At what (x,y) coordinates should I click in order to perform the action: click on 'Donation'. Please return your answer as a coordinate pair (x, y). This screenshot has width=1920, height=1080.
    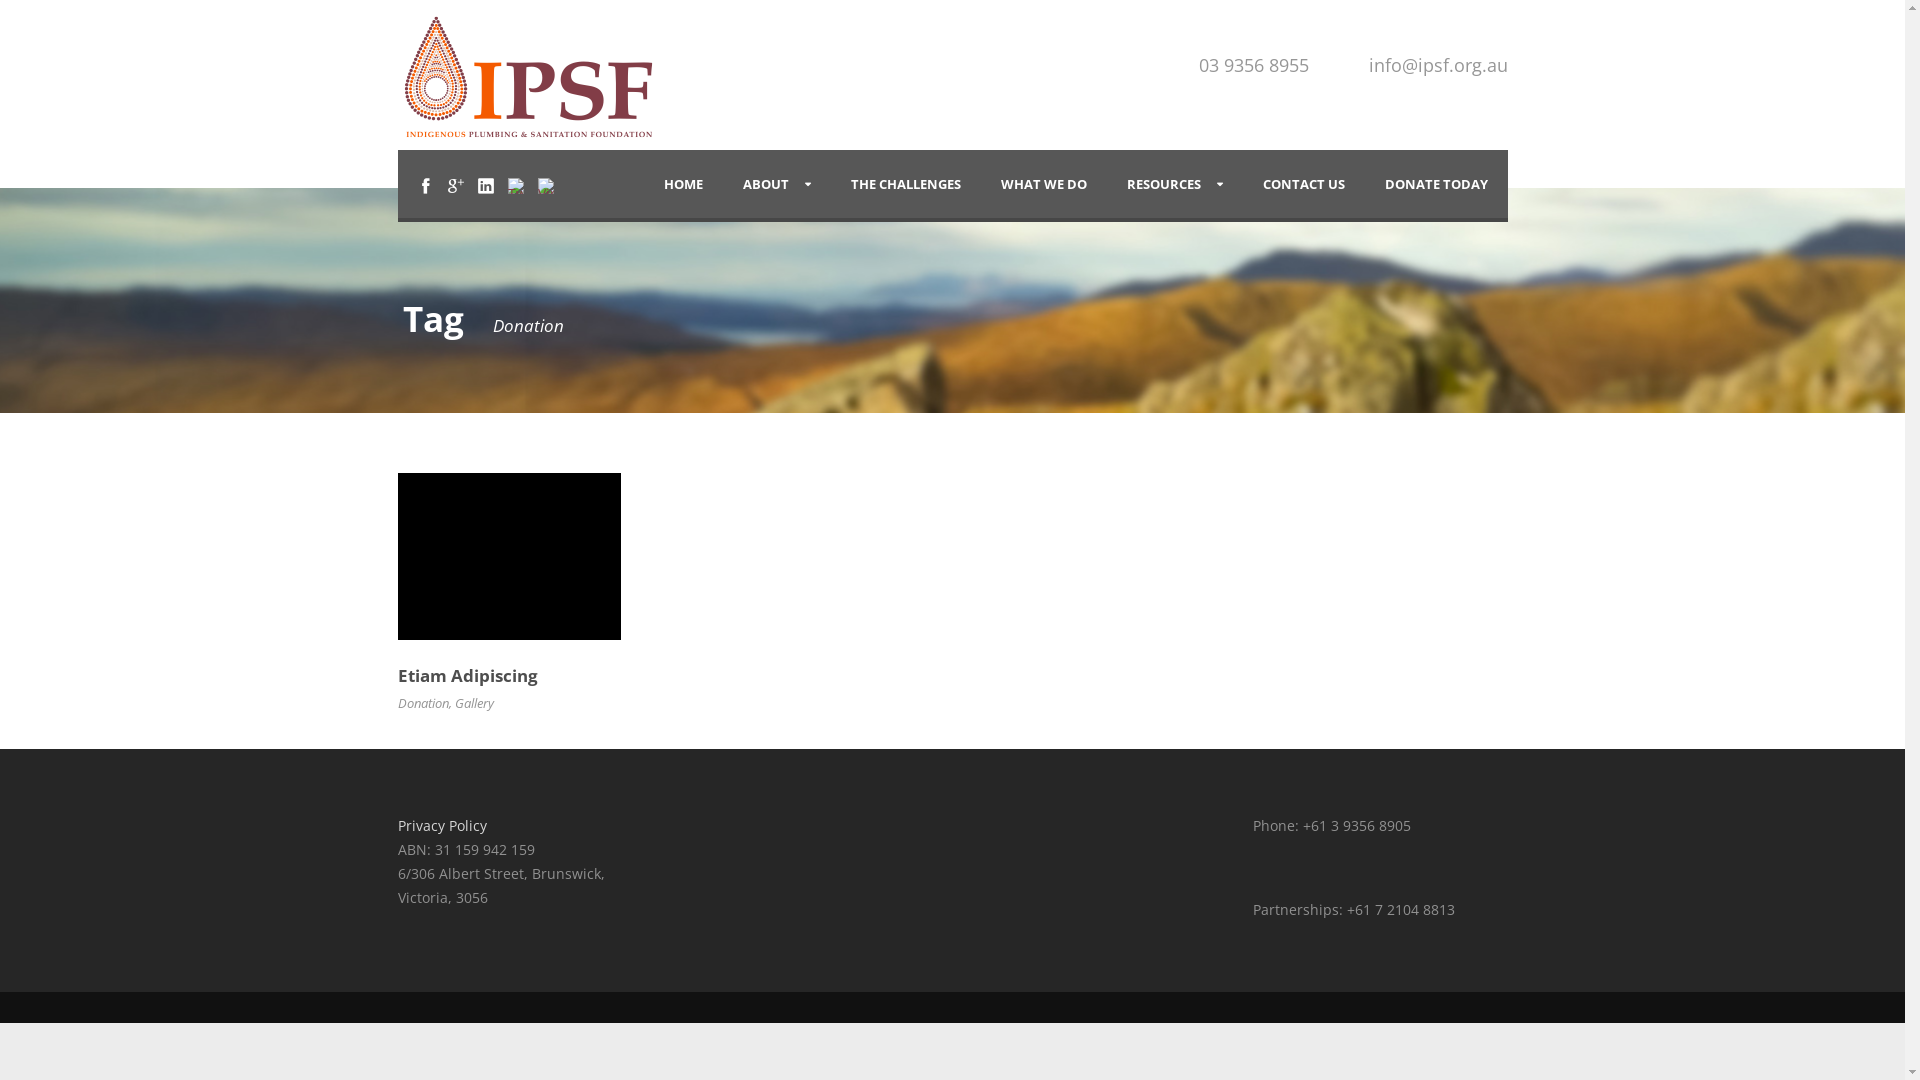
    Looking at the image, I should click on (422, 701).